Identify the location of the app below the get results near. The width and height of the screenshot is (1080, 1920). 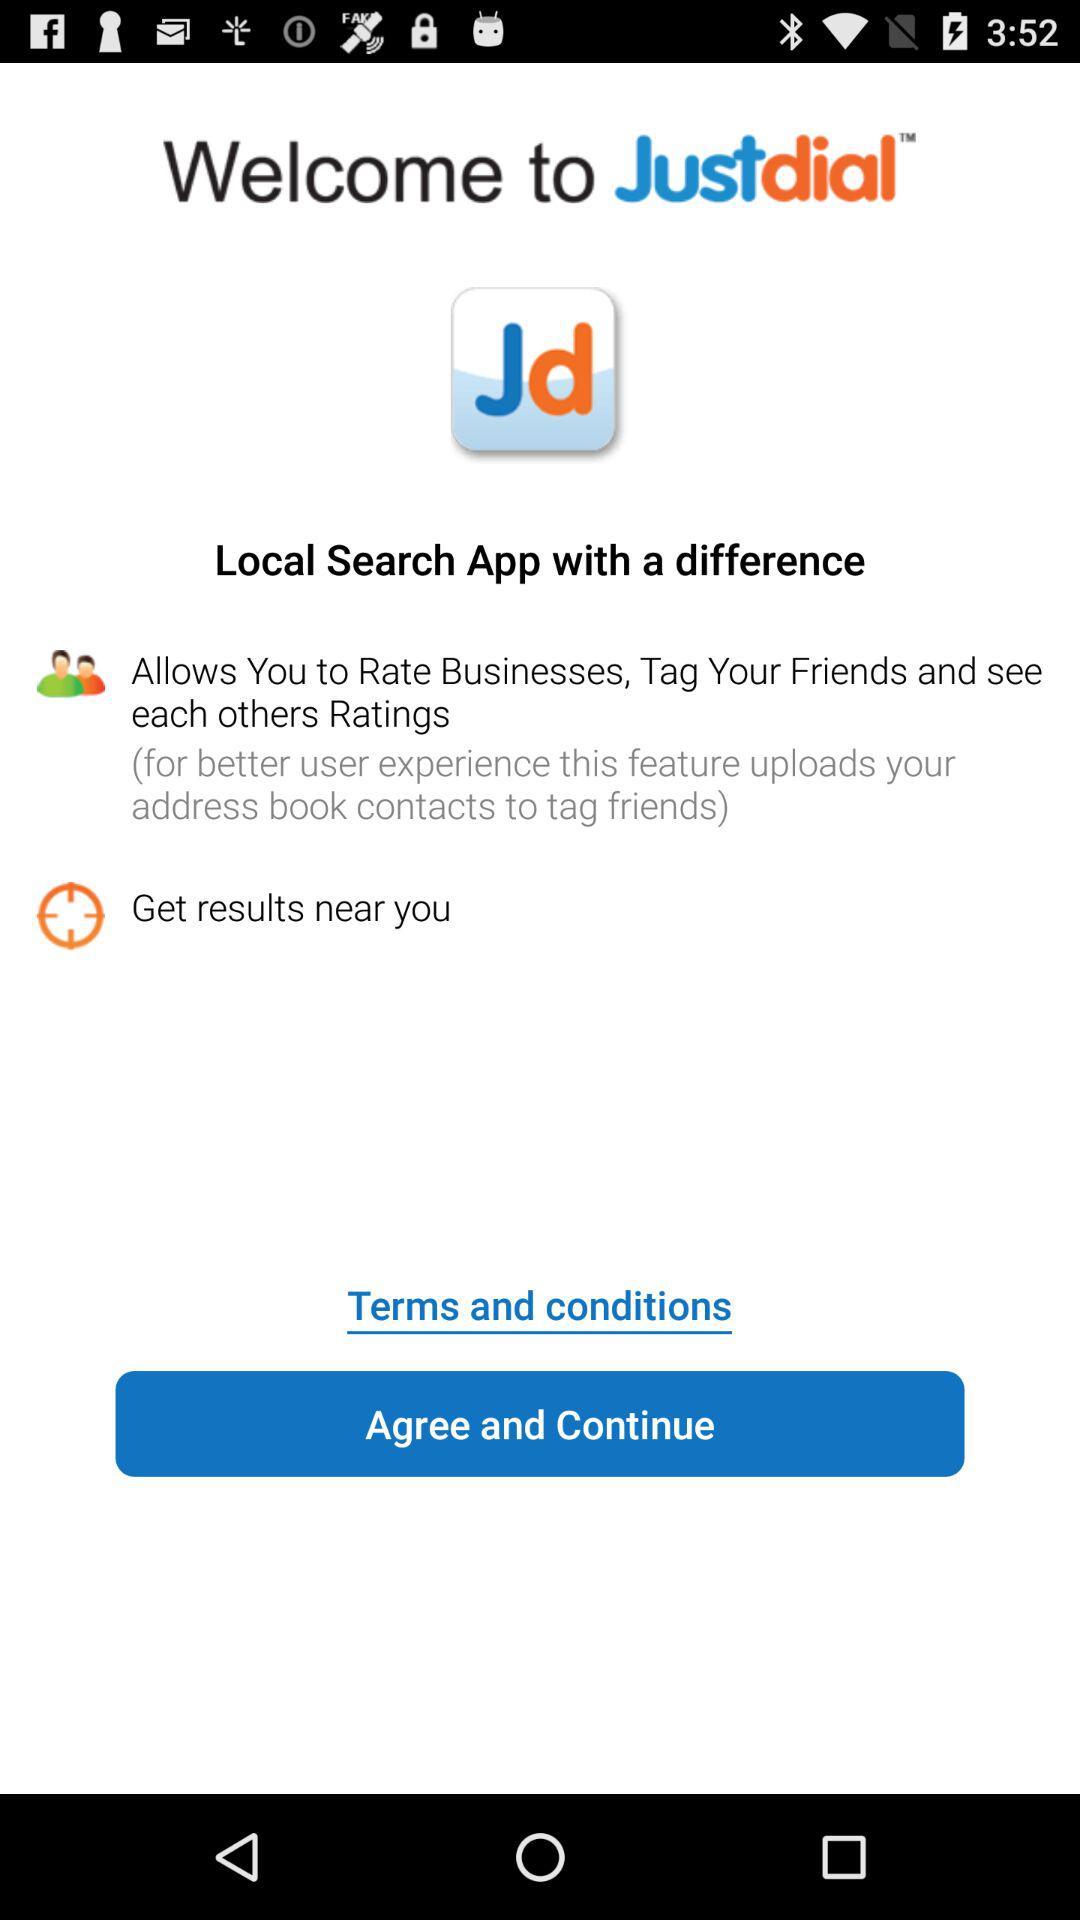
(538, 1291).